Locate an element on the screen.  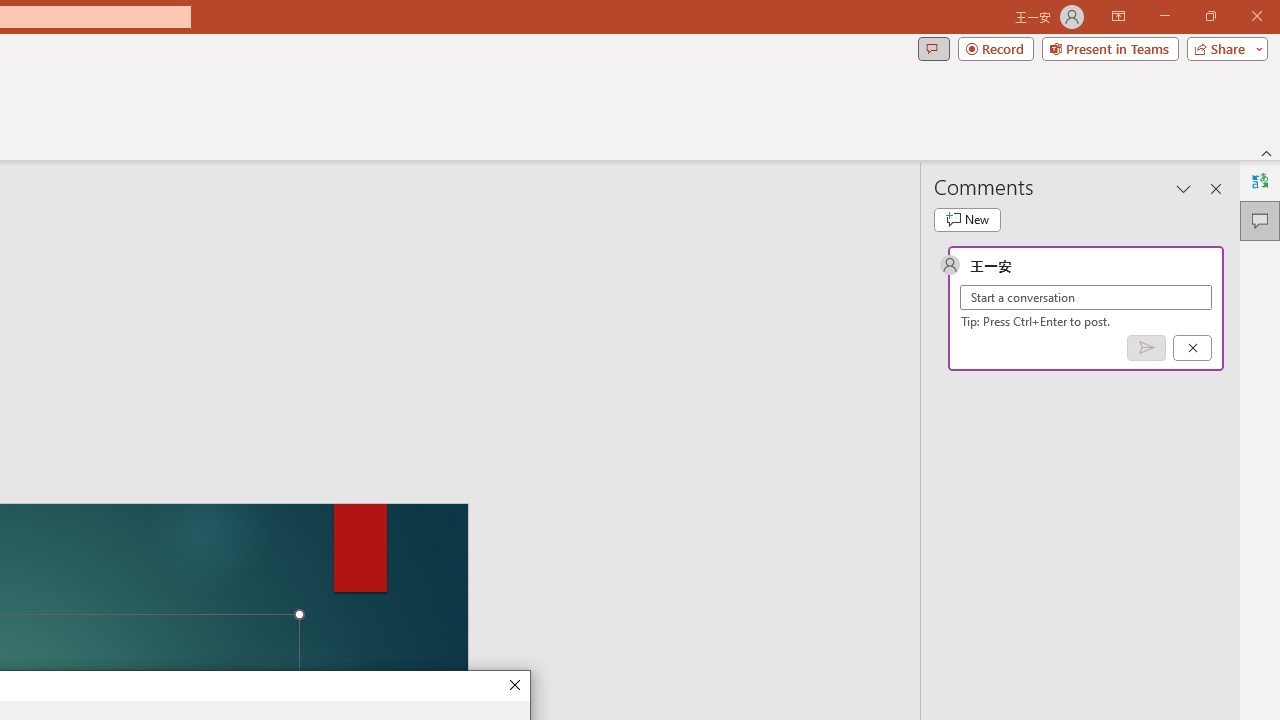
'Task Pane Options' is located at coordinates (1184, 189).